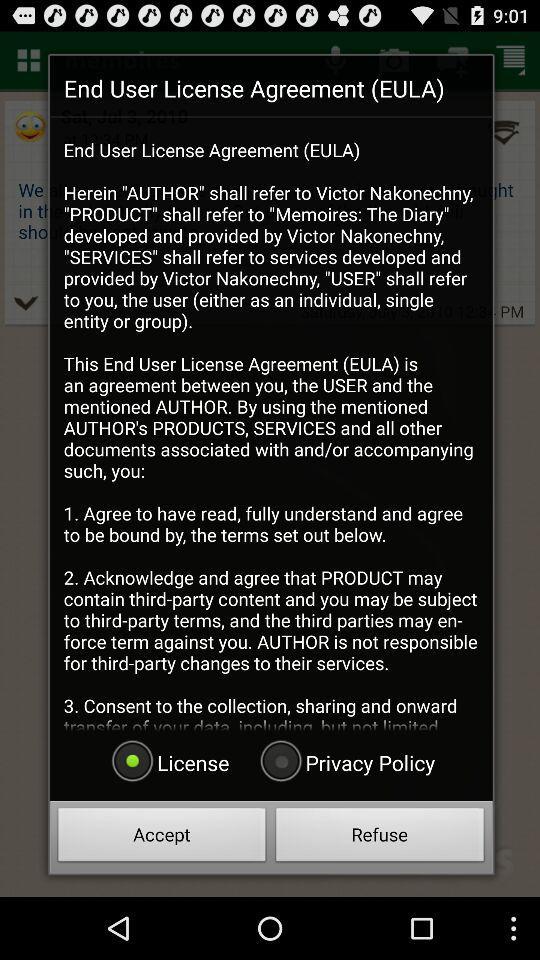 This screenshot has width=540, height=960. I want to click on icon to the right of accept, so click(380, 837).